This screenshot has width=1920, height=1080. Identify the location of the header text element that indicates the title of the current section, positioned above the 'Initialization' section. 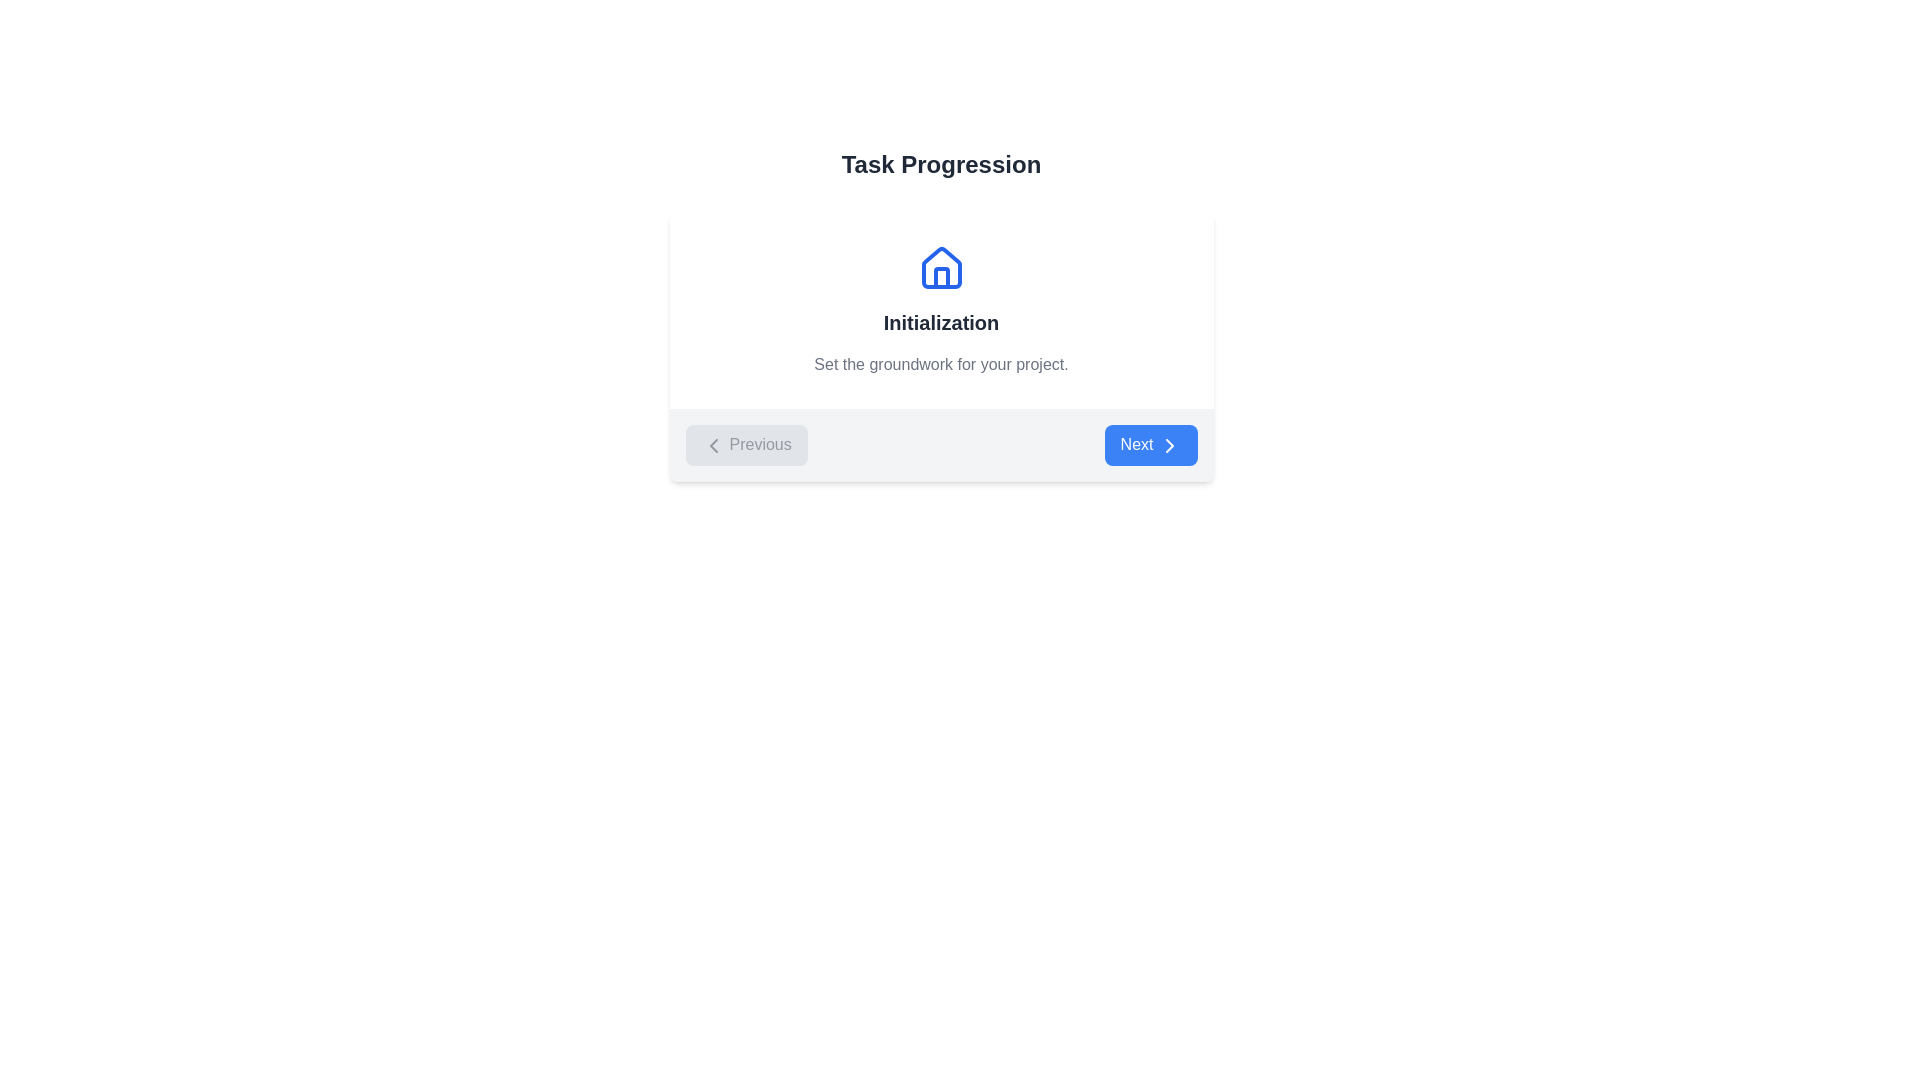
(940, 164).